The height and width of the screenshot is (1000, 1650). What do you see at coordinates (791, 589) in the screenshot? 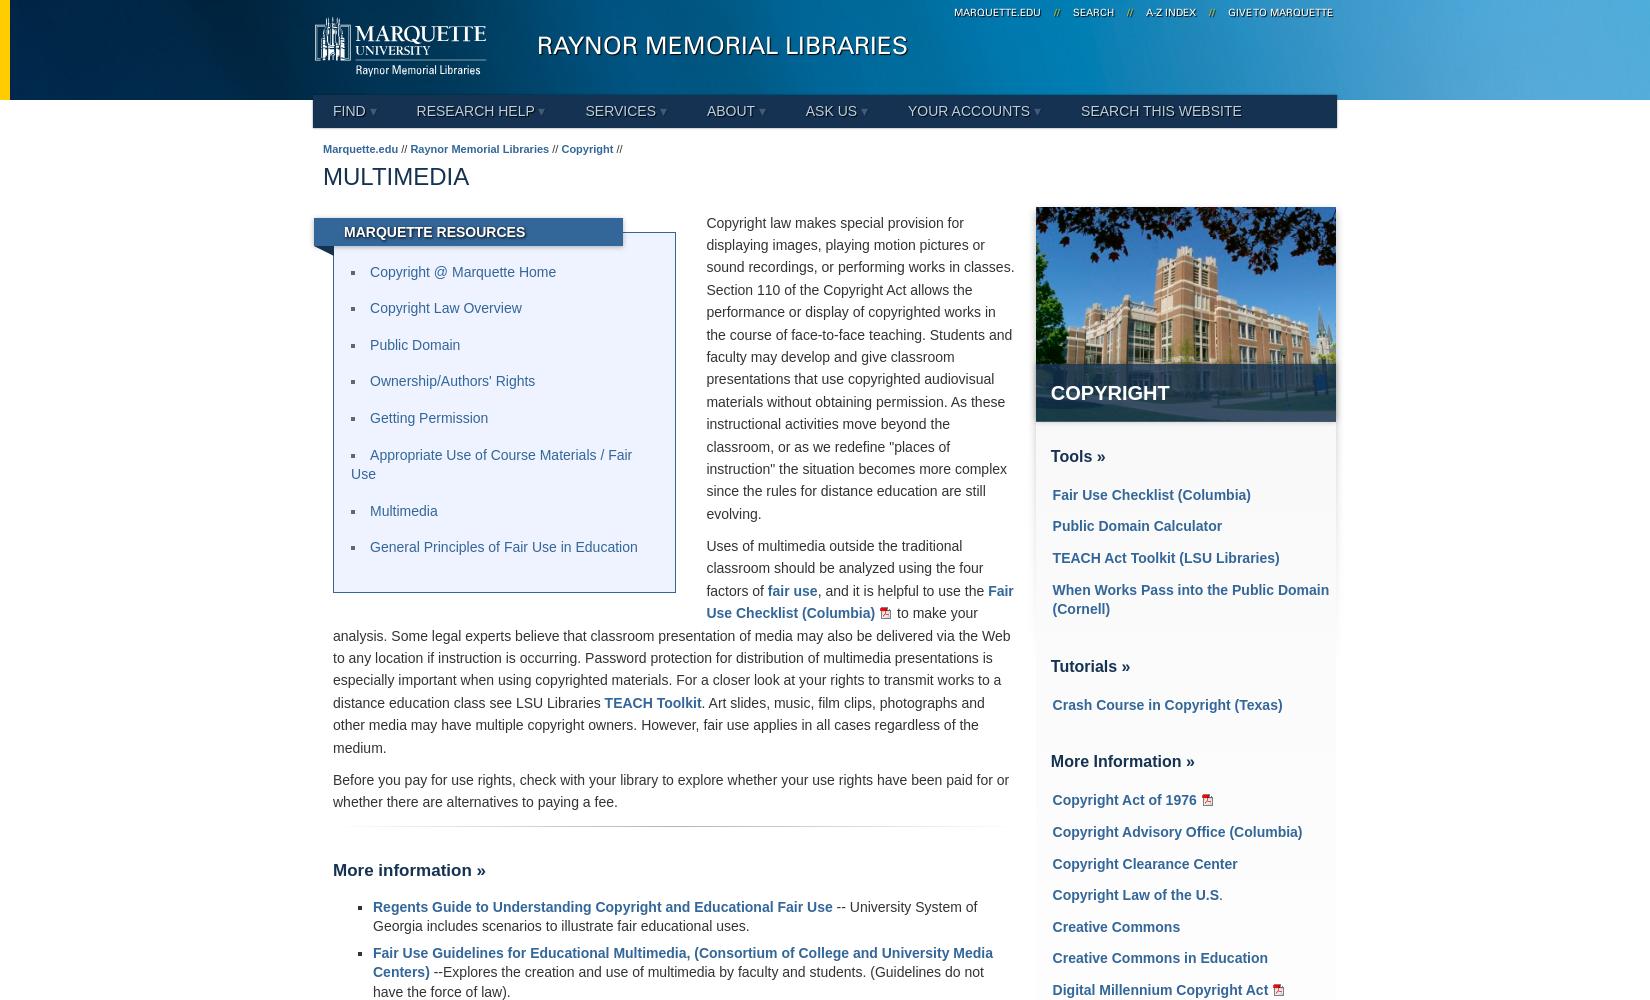
I see `'fair use'` at bounding box center [791, 589].